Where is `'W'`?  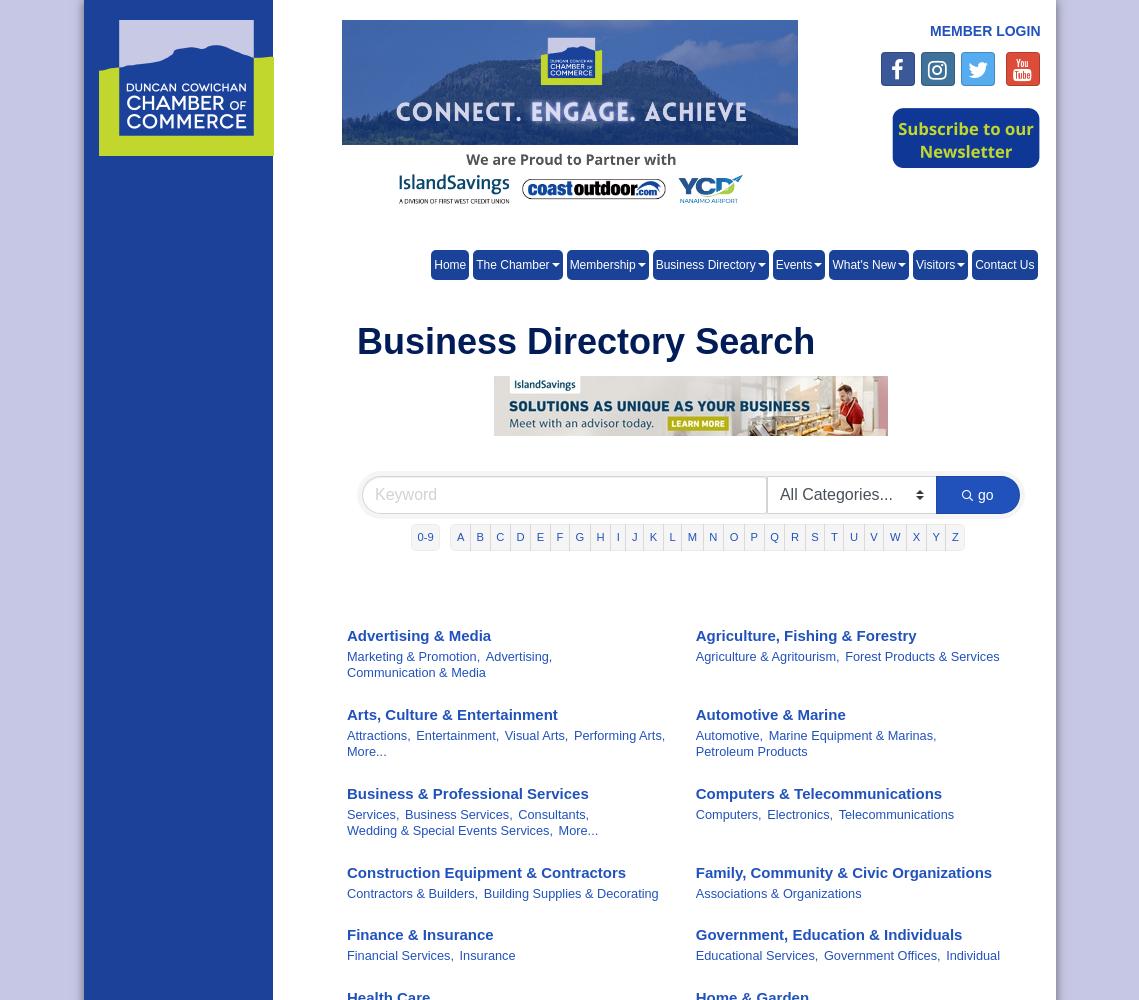
'W' is located at coordinates (888, 537).